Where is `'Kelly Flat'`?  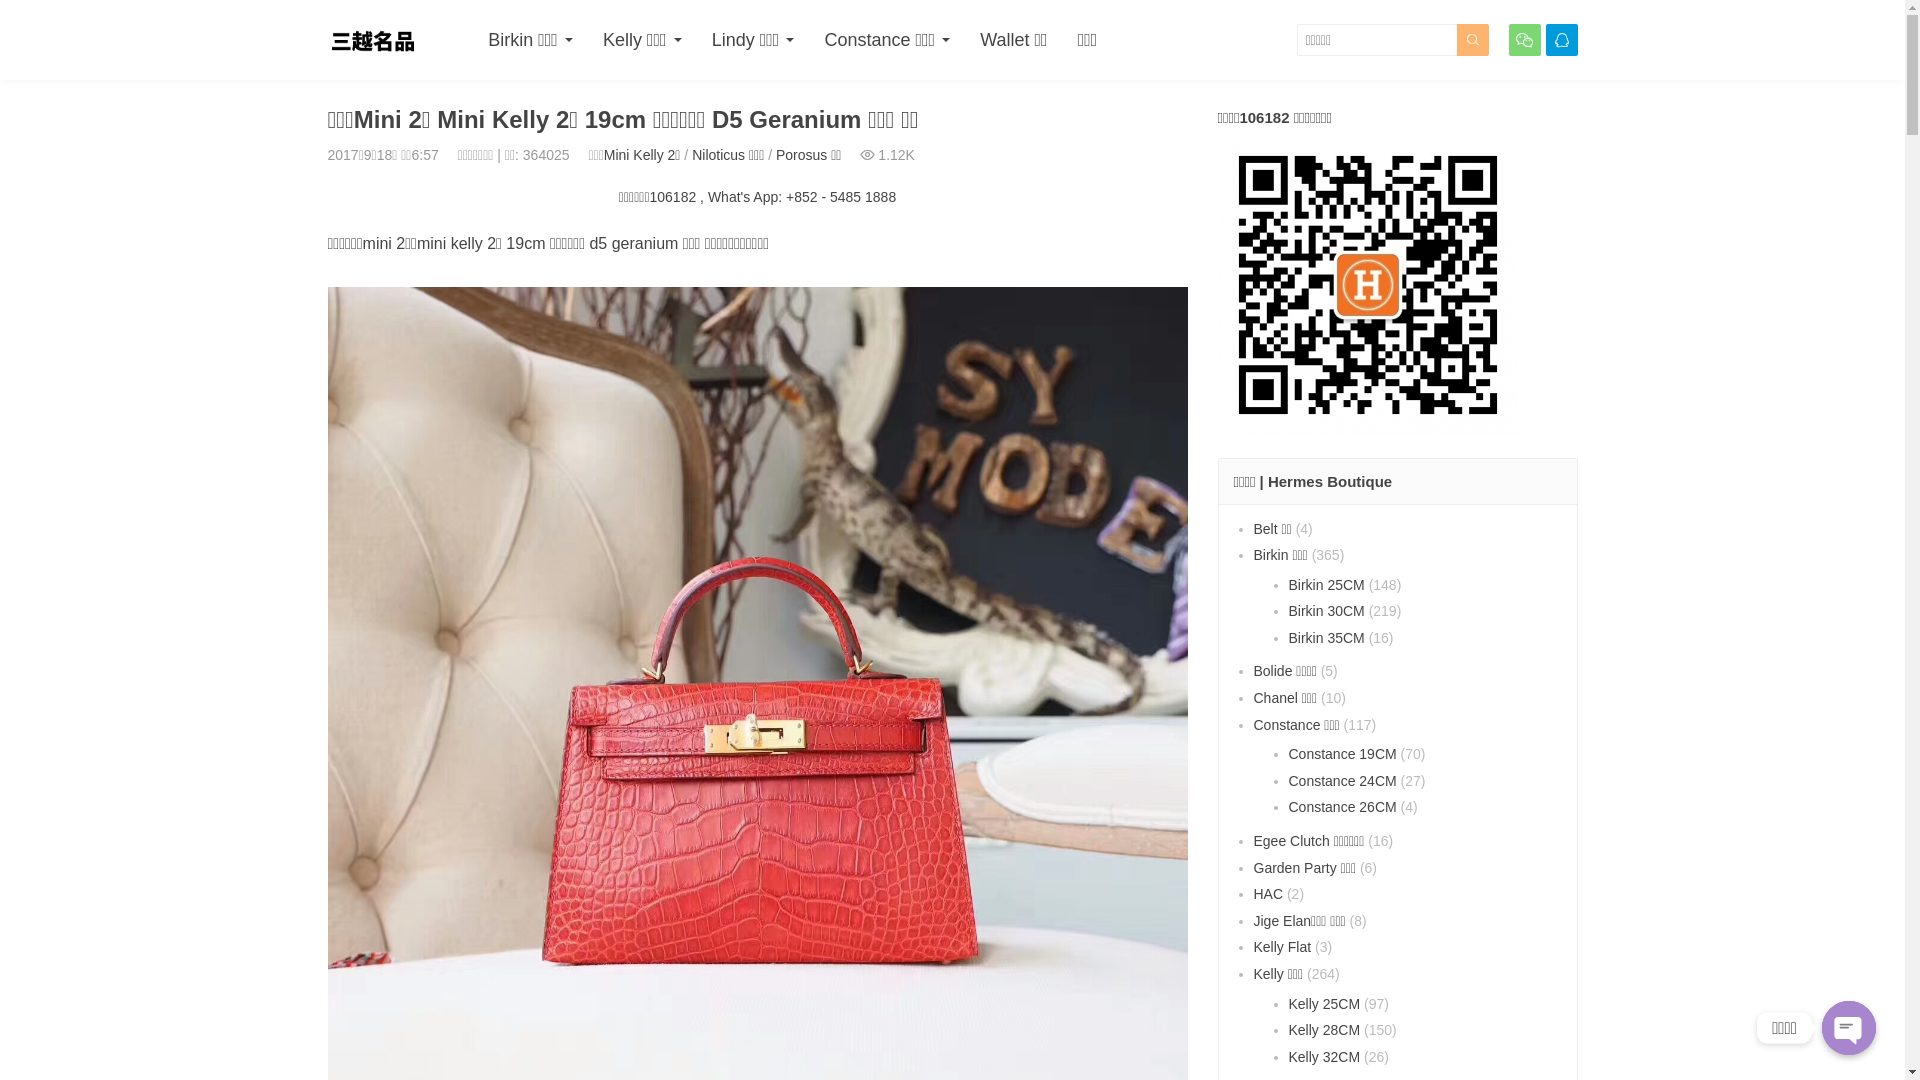 'Kelly Flat' is located at coordinates (1282, 946).